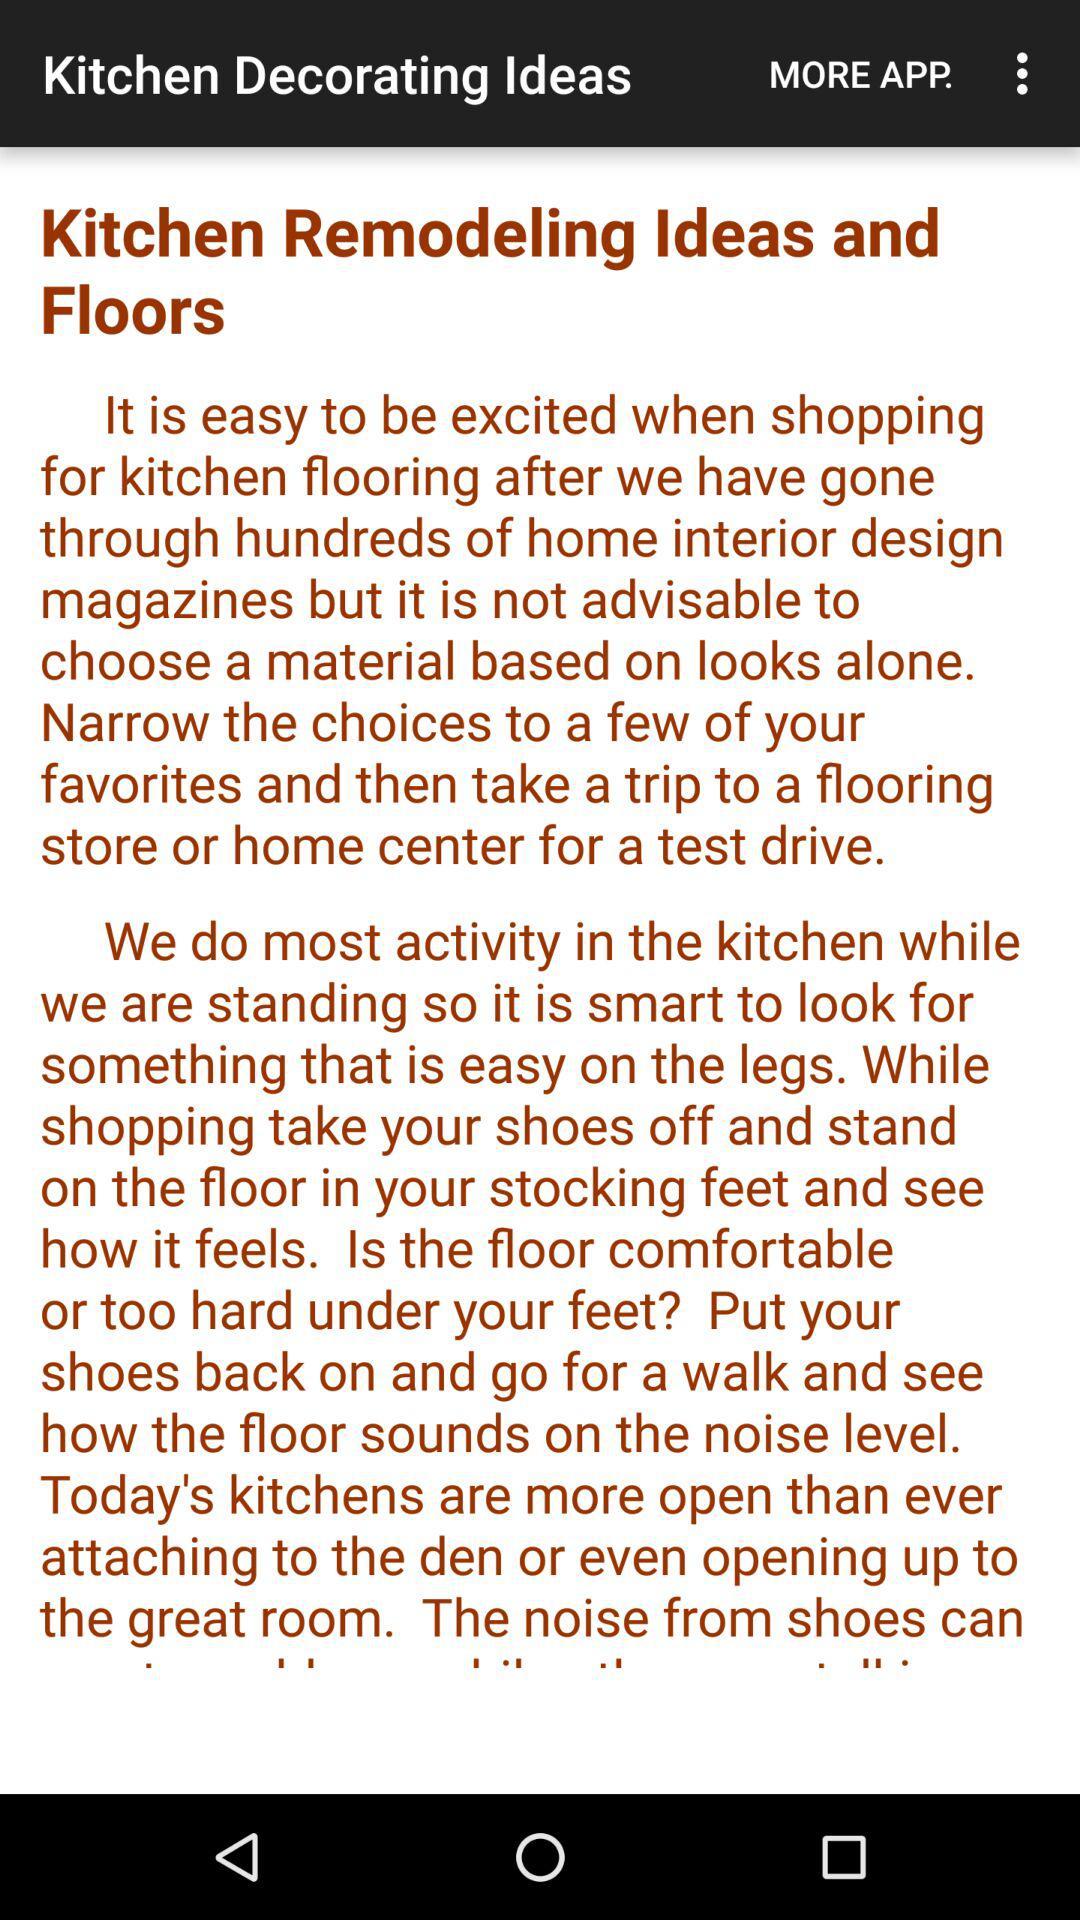 Image resolution: width=1080 pixels, height=1920 pixels. What do you see at coordinates (860, 73) in the screenshot?
I see `more app.` at bounding box center [860, 73].